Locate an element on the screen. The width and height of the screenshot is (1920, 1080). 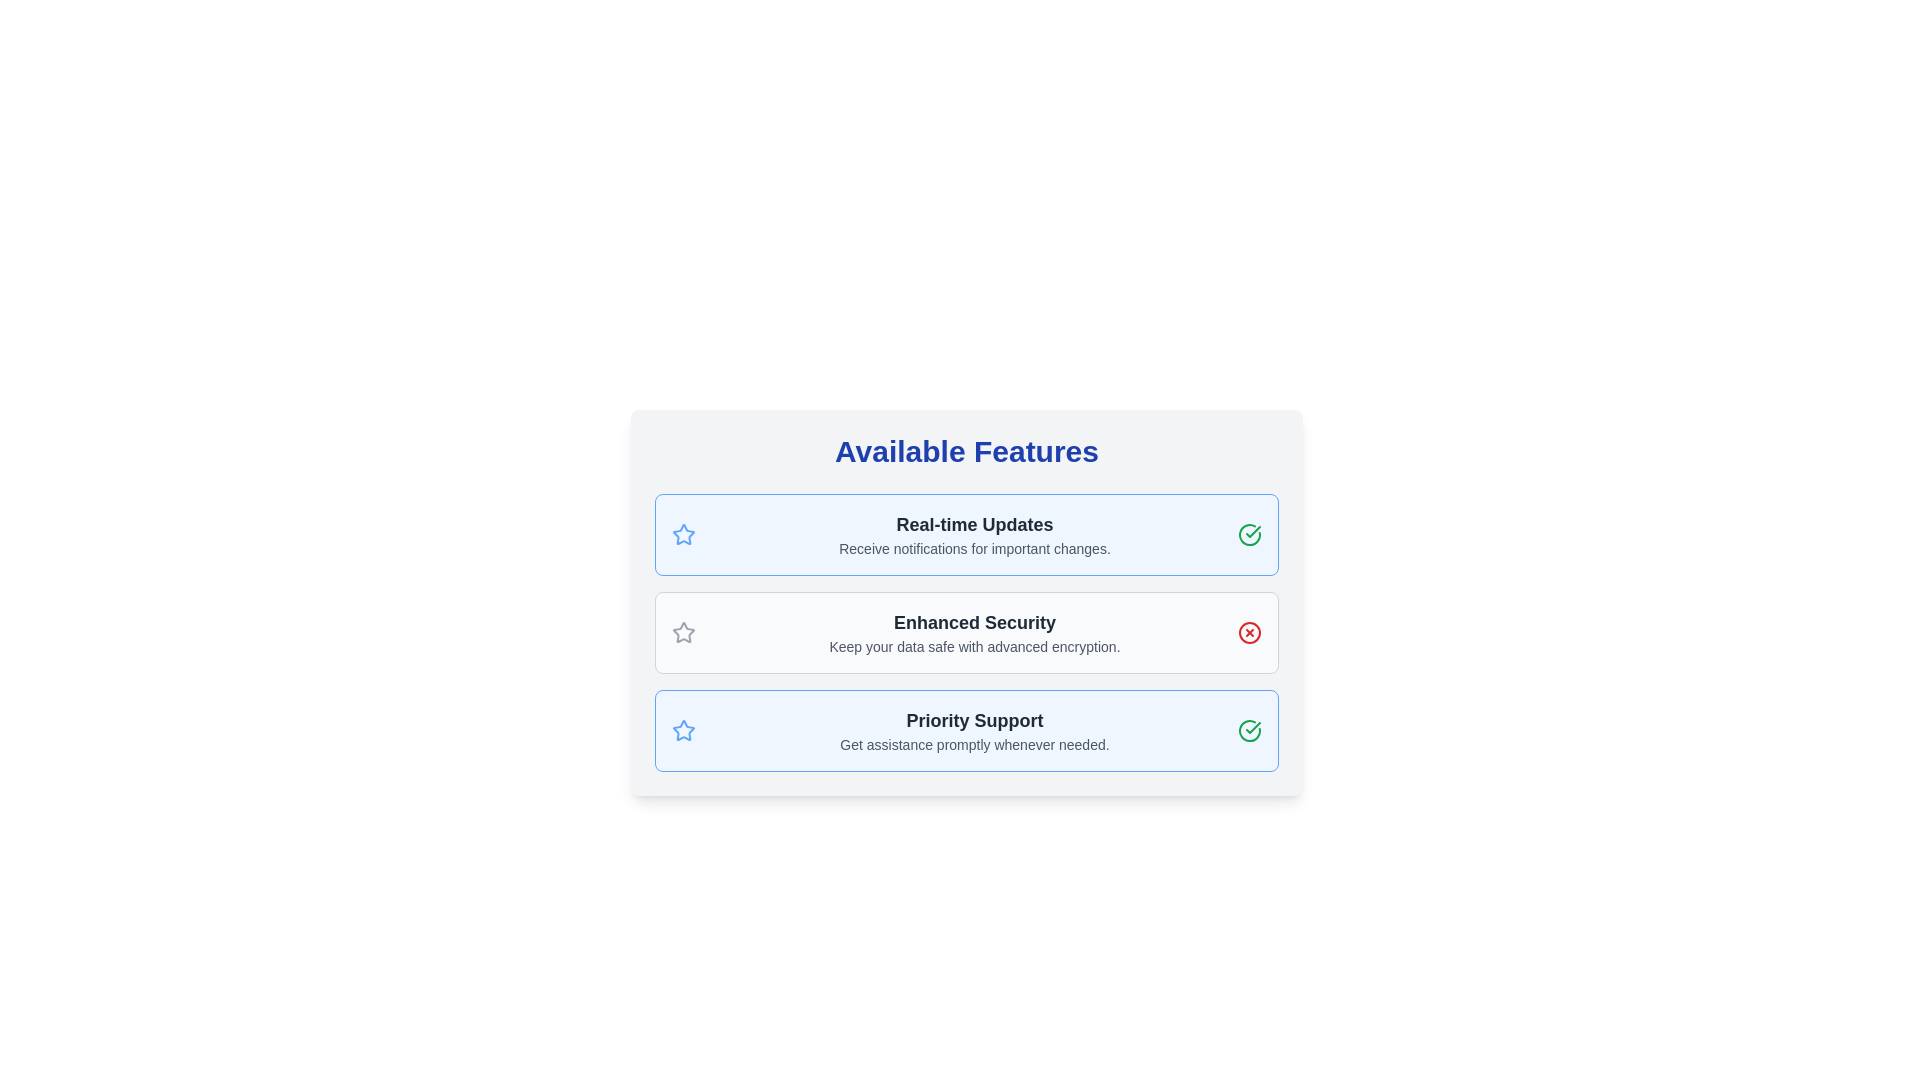
the bold title text label 'Real-time Updates' that is centrally aligned in the section about updates, located in the first item of the 'Available Features' list is located at coordinates (974, 523).